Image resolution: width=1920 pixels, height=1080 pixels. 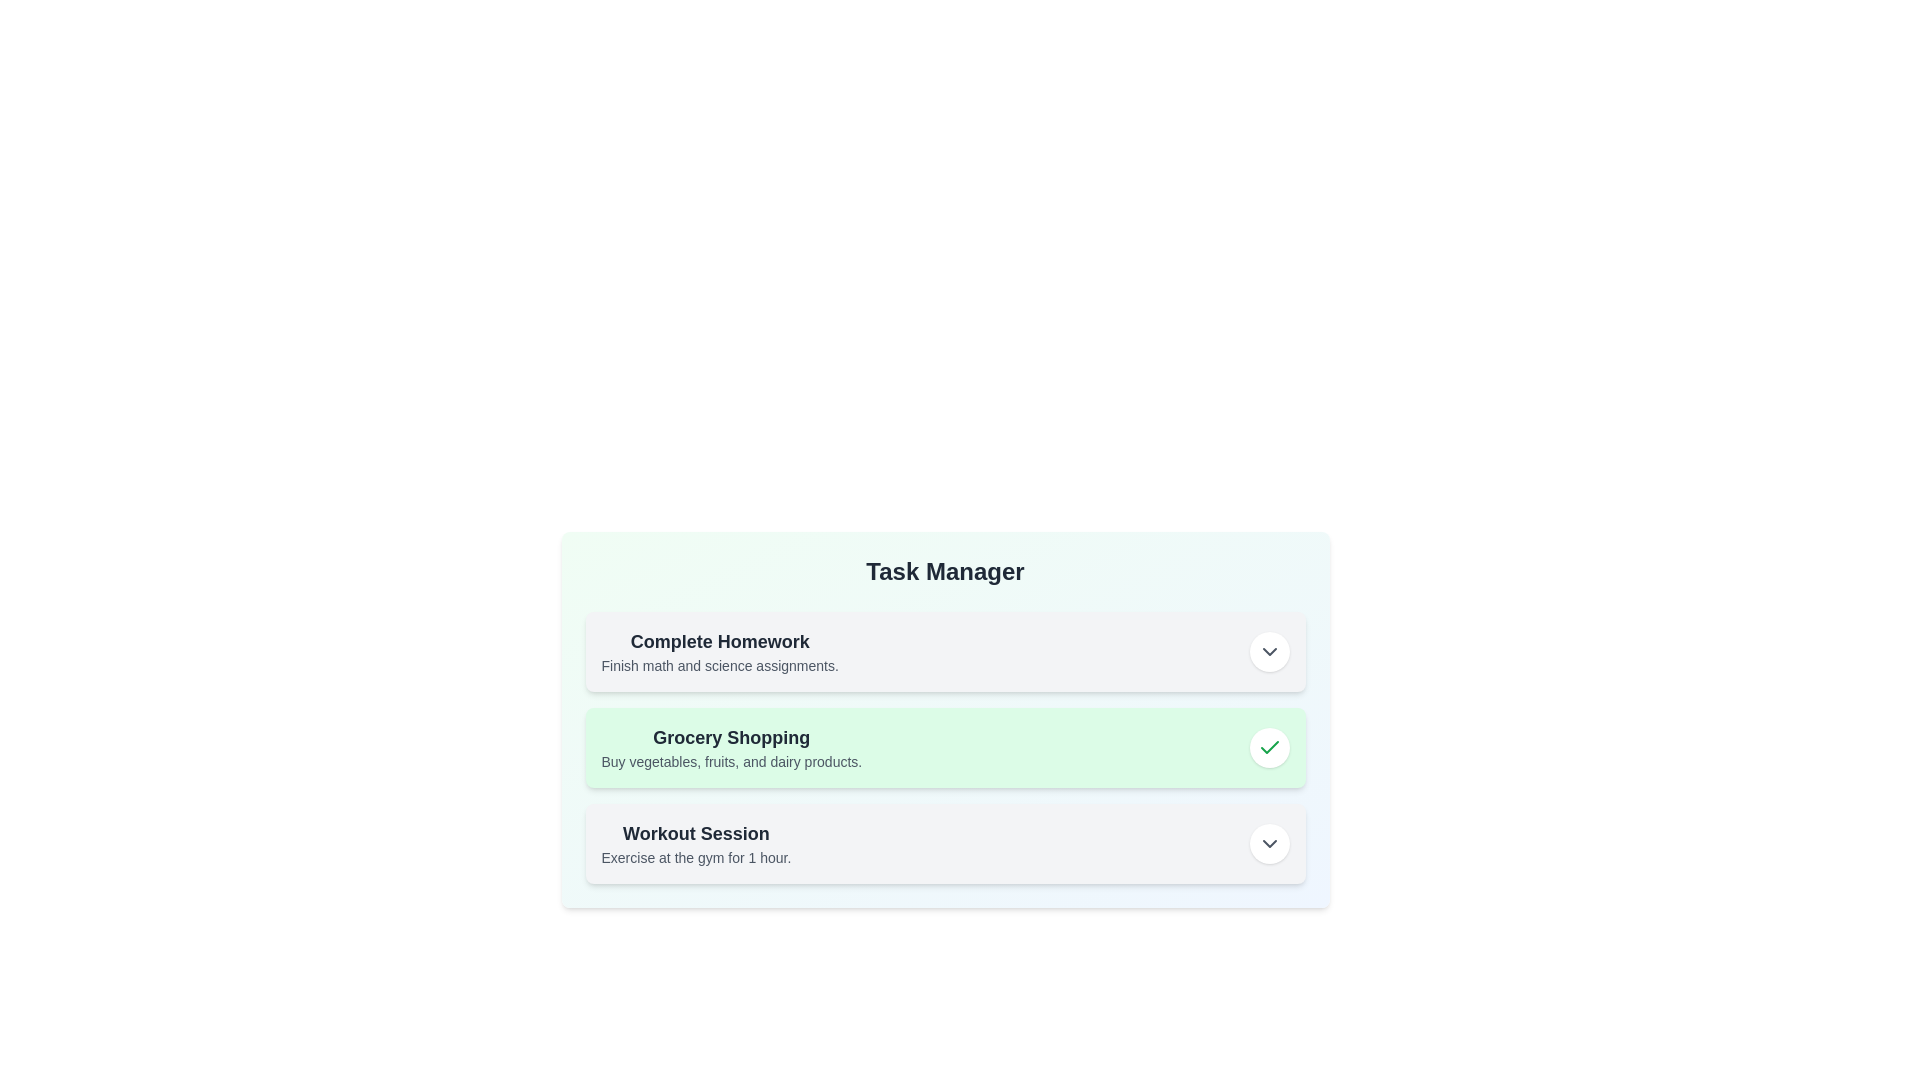 I want to click on the toggle button for the task 'Complete Homework', so click(x=1268, y=651).